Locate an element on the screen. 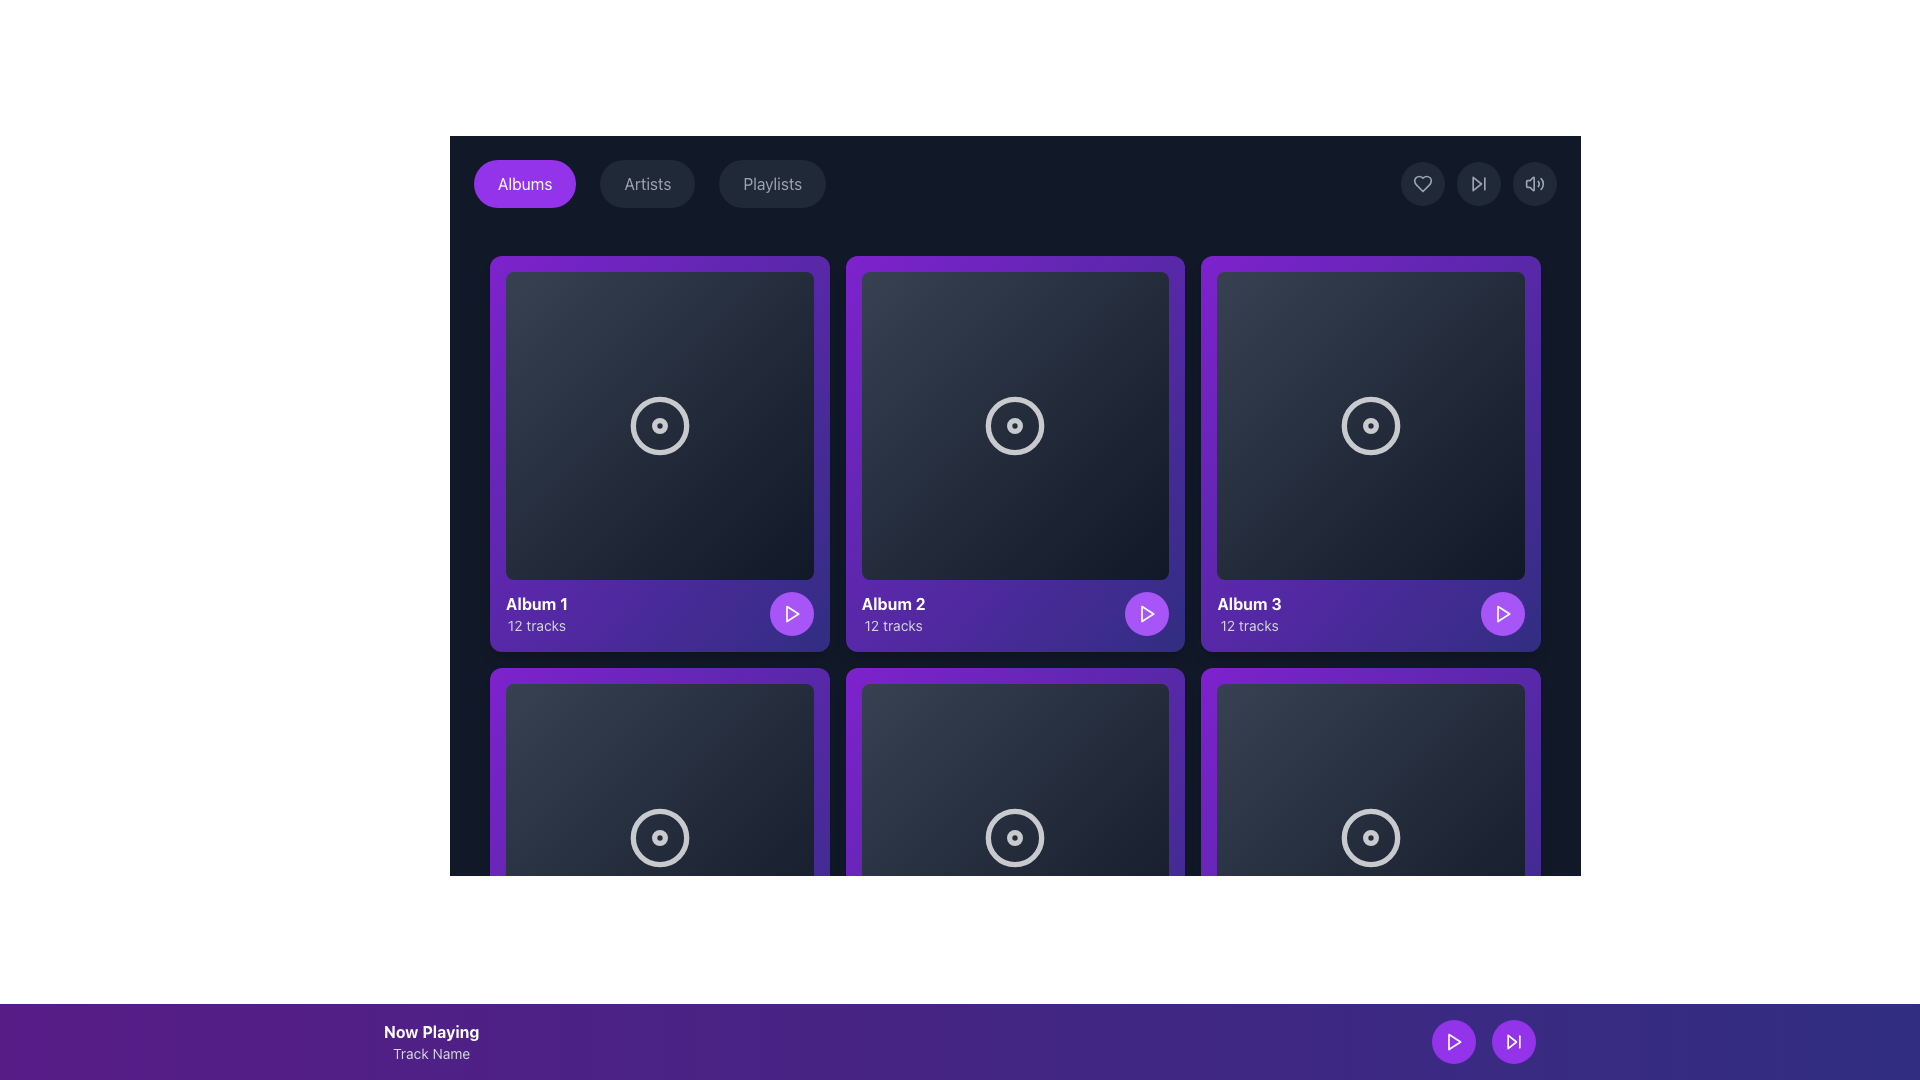 The image size is (1920, 1080). the Play button is located at coordinates (790, 1025).